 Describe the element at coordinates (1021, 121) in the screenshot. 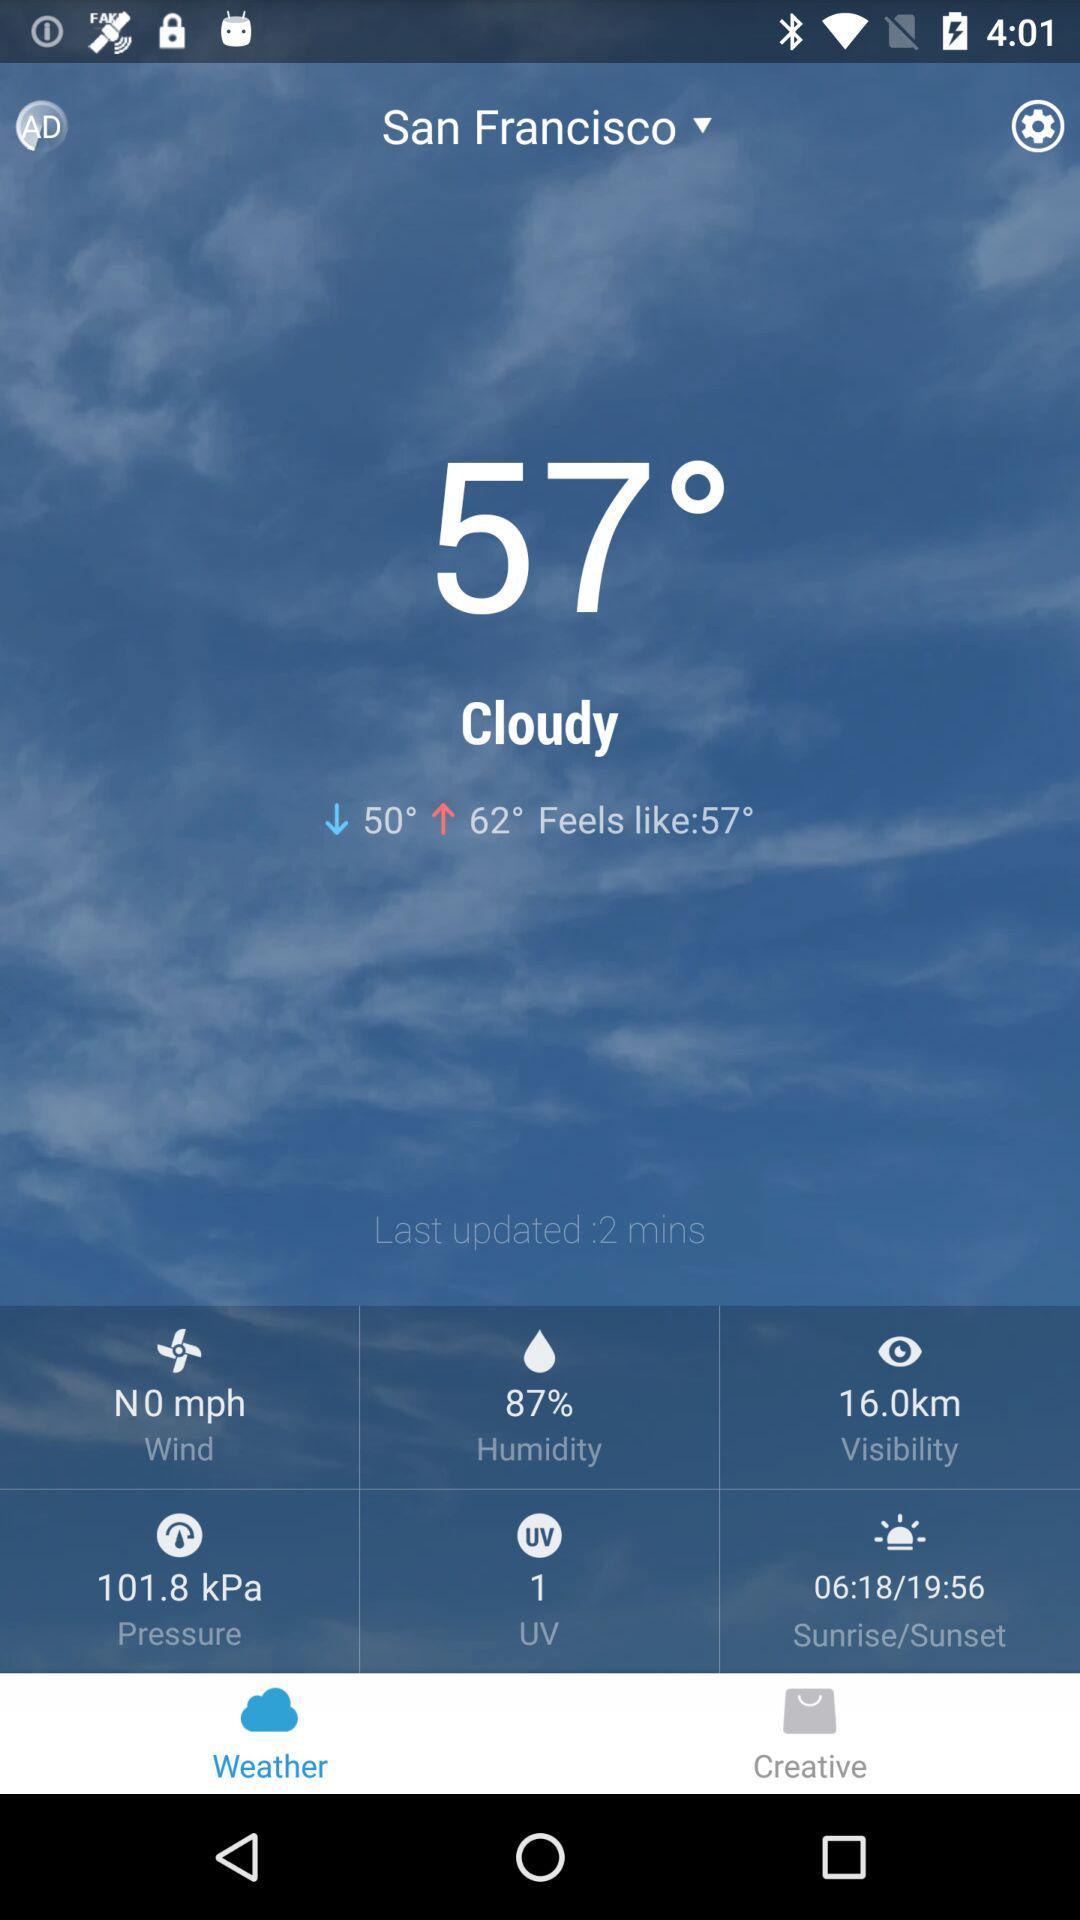

I see `the settings icon` at that location.